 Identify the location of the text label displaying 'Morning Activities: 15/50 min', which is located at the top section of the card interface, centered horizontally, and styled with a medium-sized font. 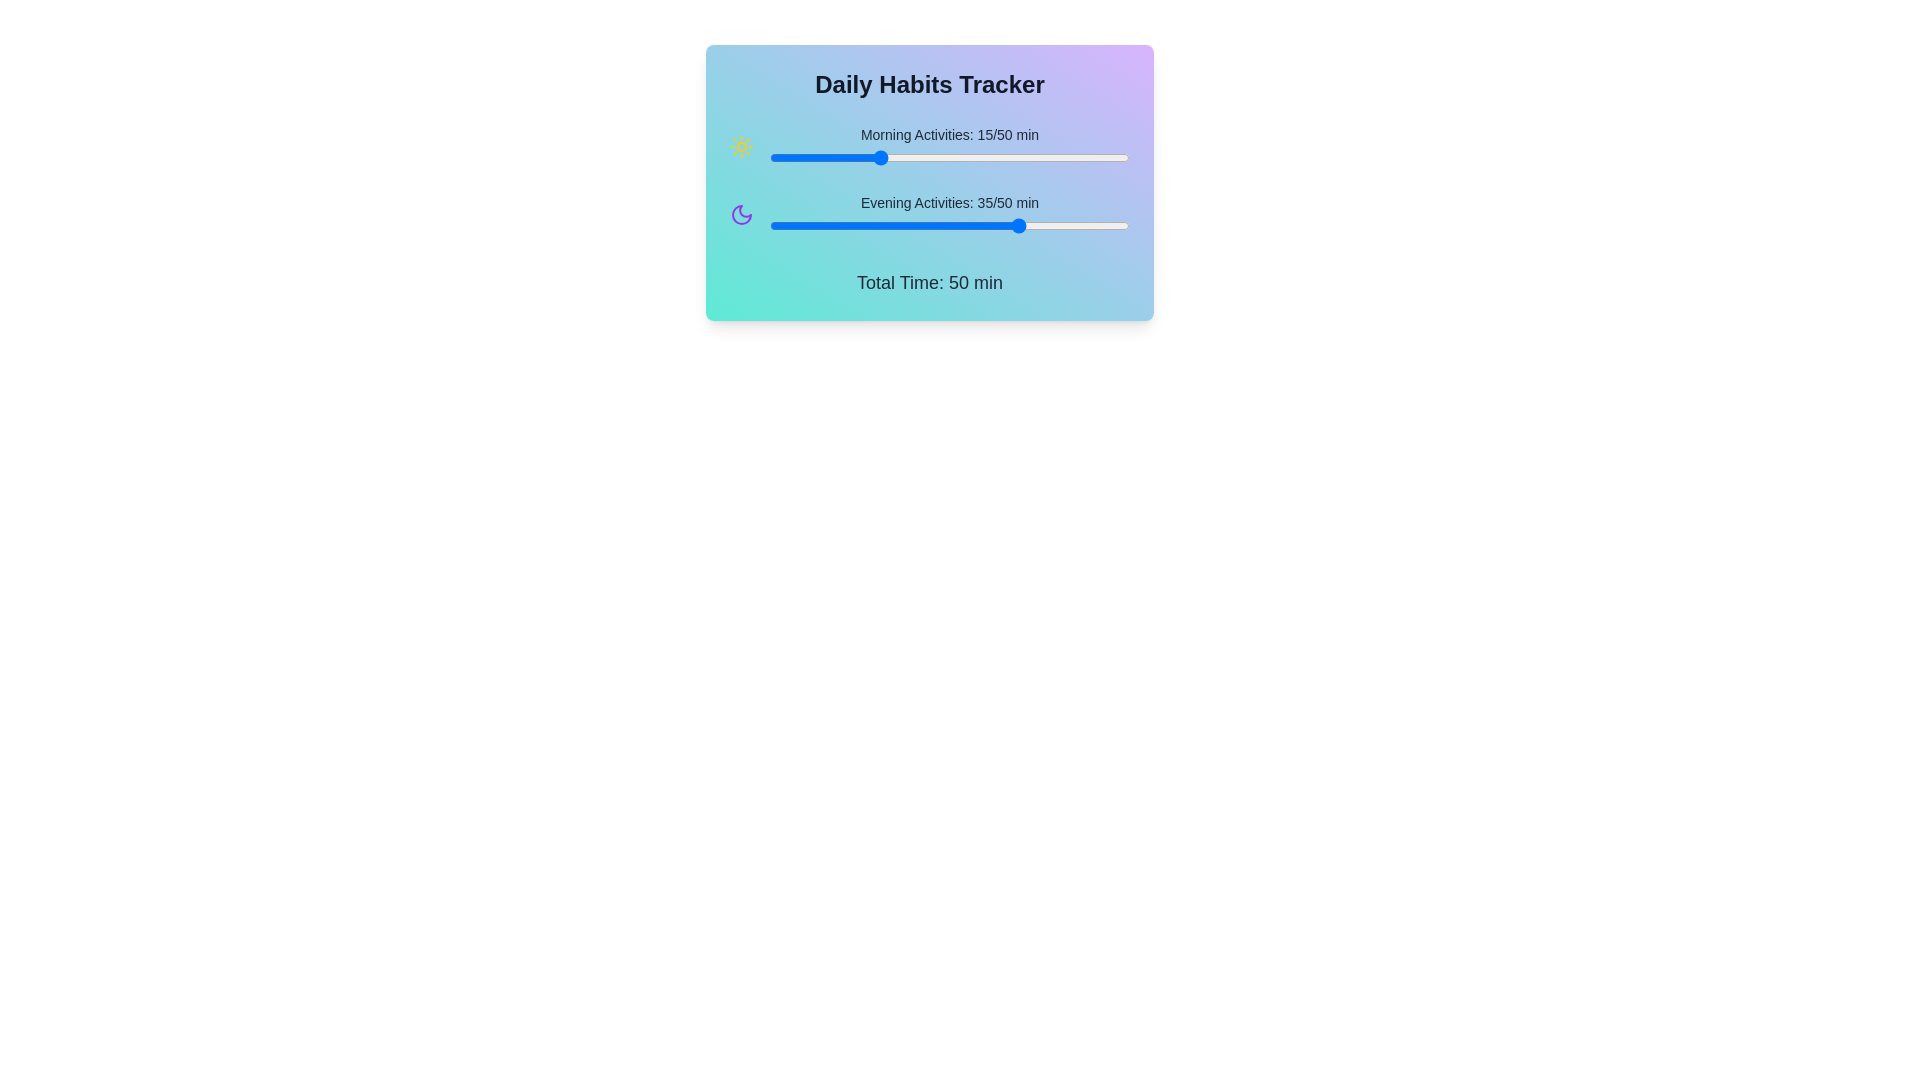
(949, 135).